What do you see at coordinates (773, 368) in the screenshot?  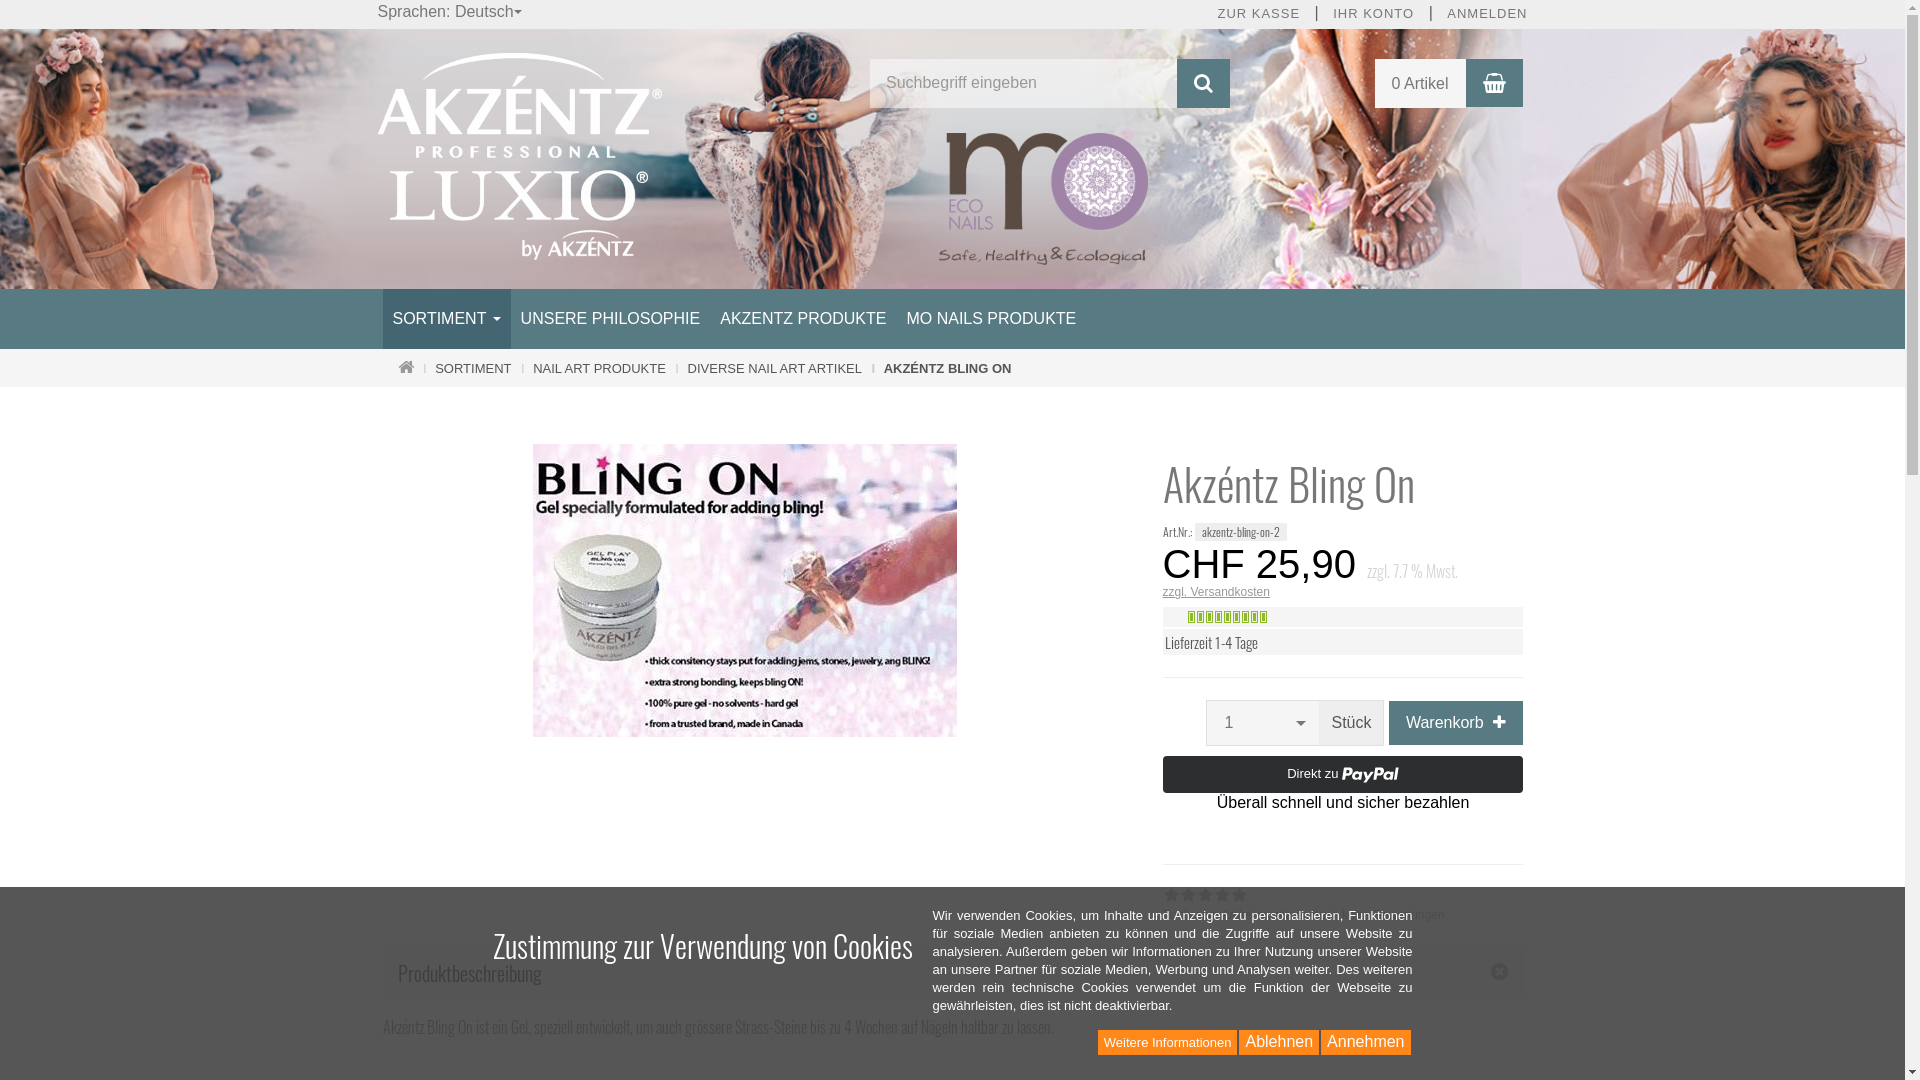 I see `'DIVERSE NAIL ART ARTIKEL'` at bounding box center [773, 368].